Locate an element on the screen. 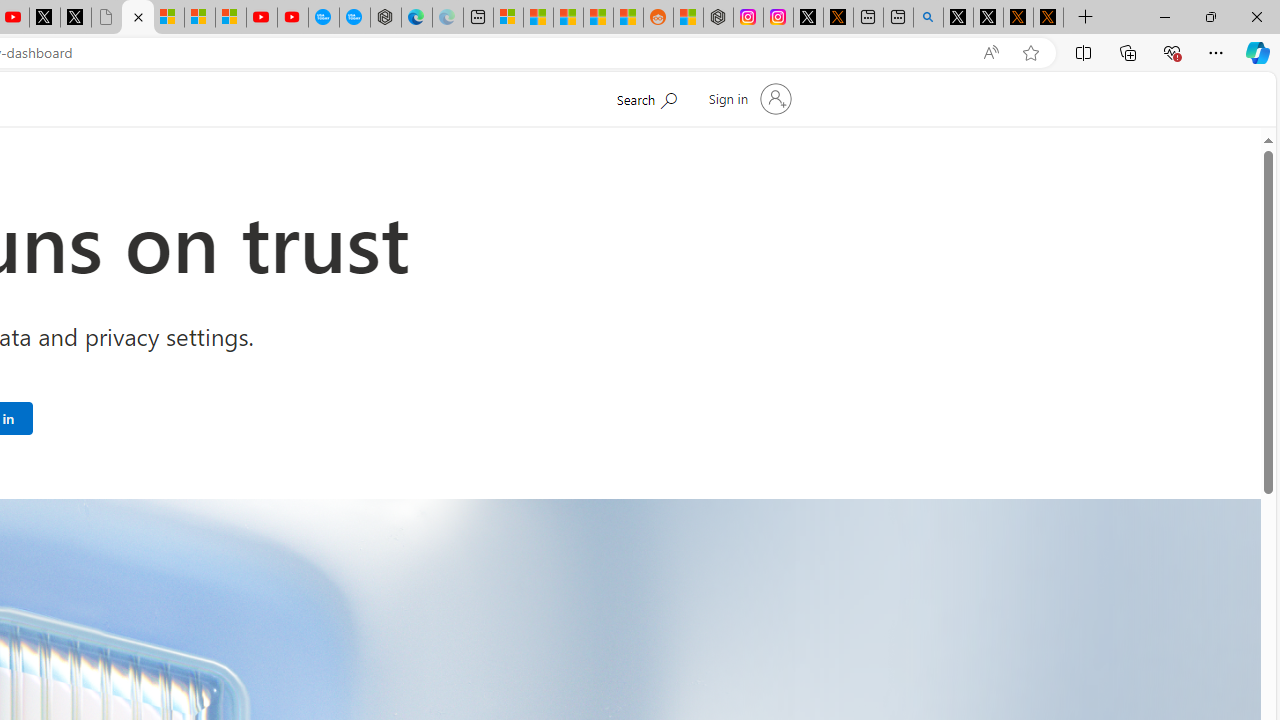  'Sign in to your account' is located at coordinates (747, 99).